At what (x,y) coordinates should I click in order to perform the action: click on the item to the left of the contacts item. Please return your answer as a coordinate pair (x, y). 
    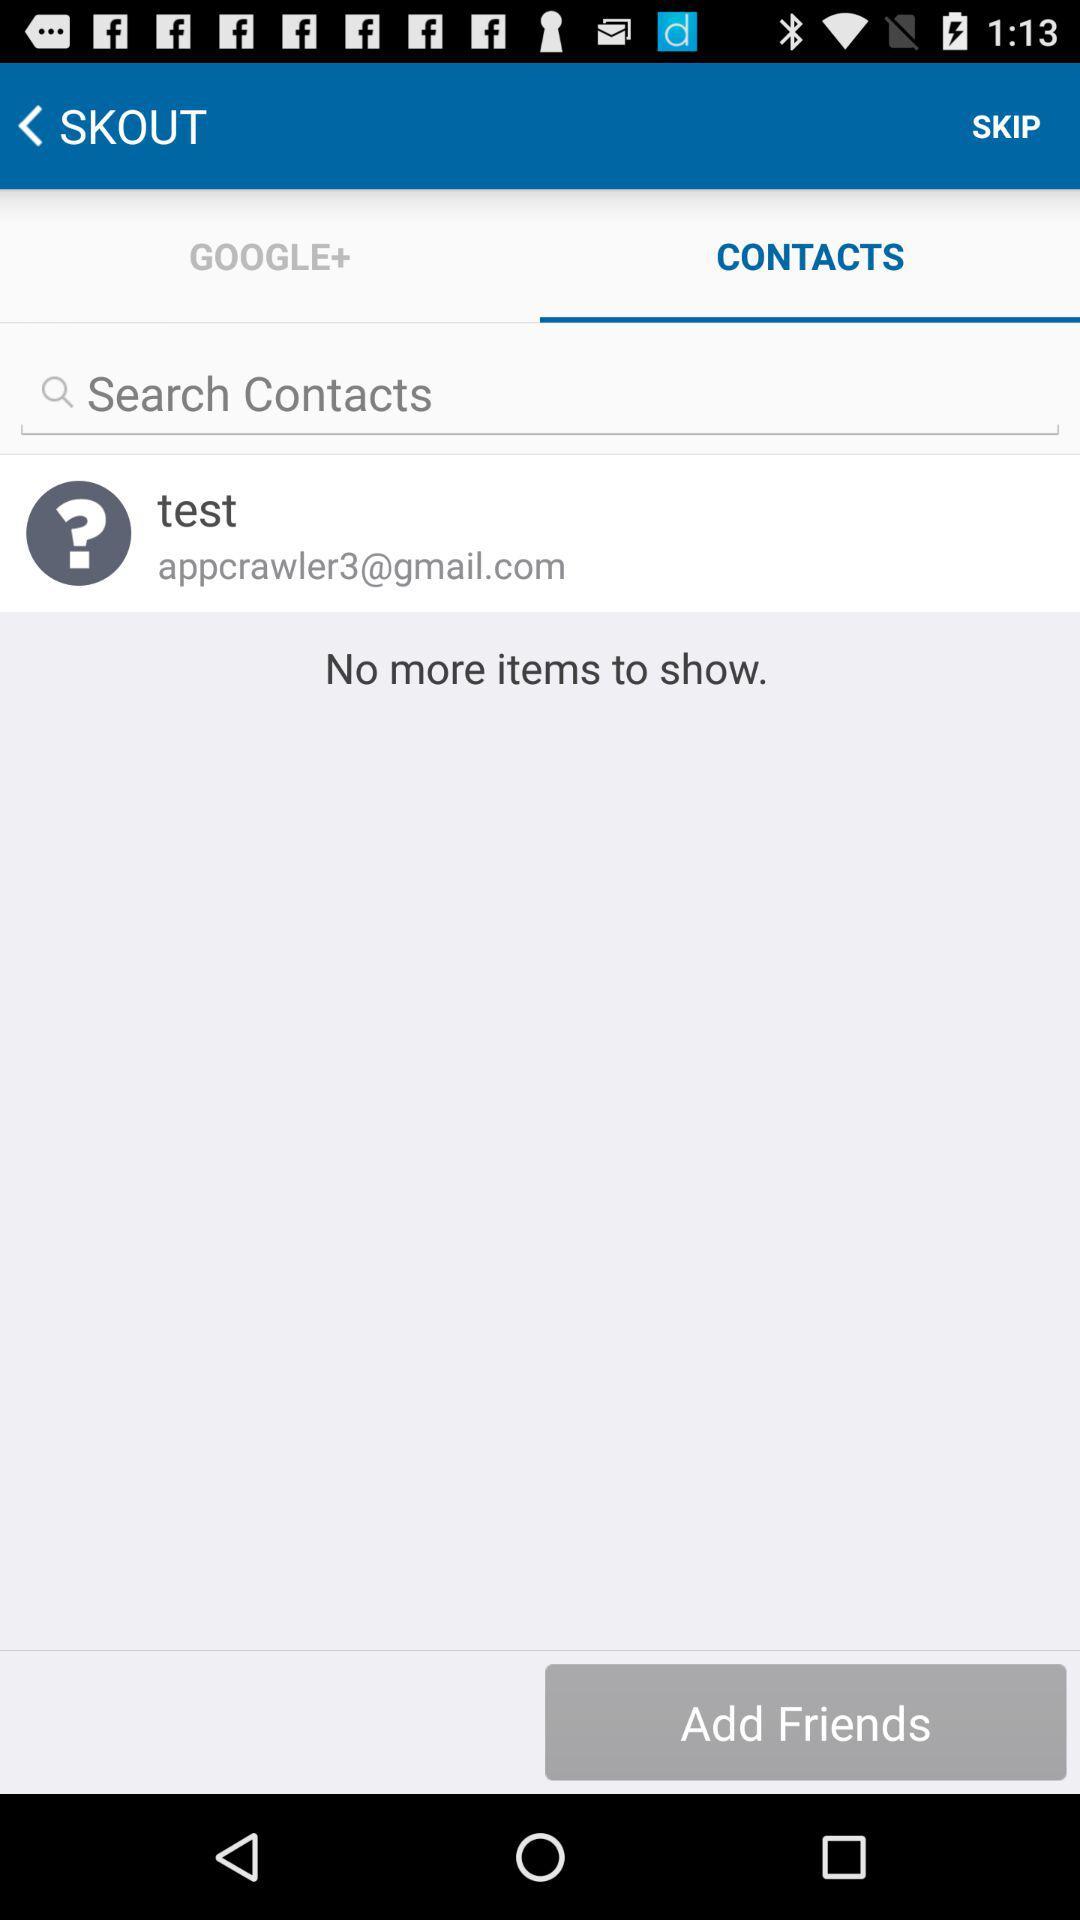
    Looking at the image, I should click on (270, 254).